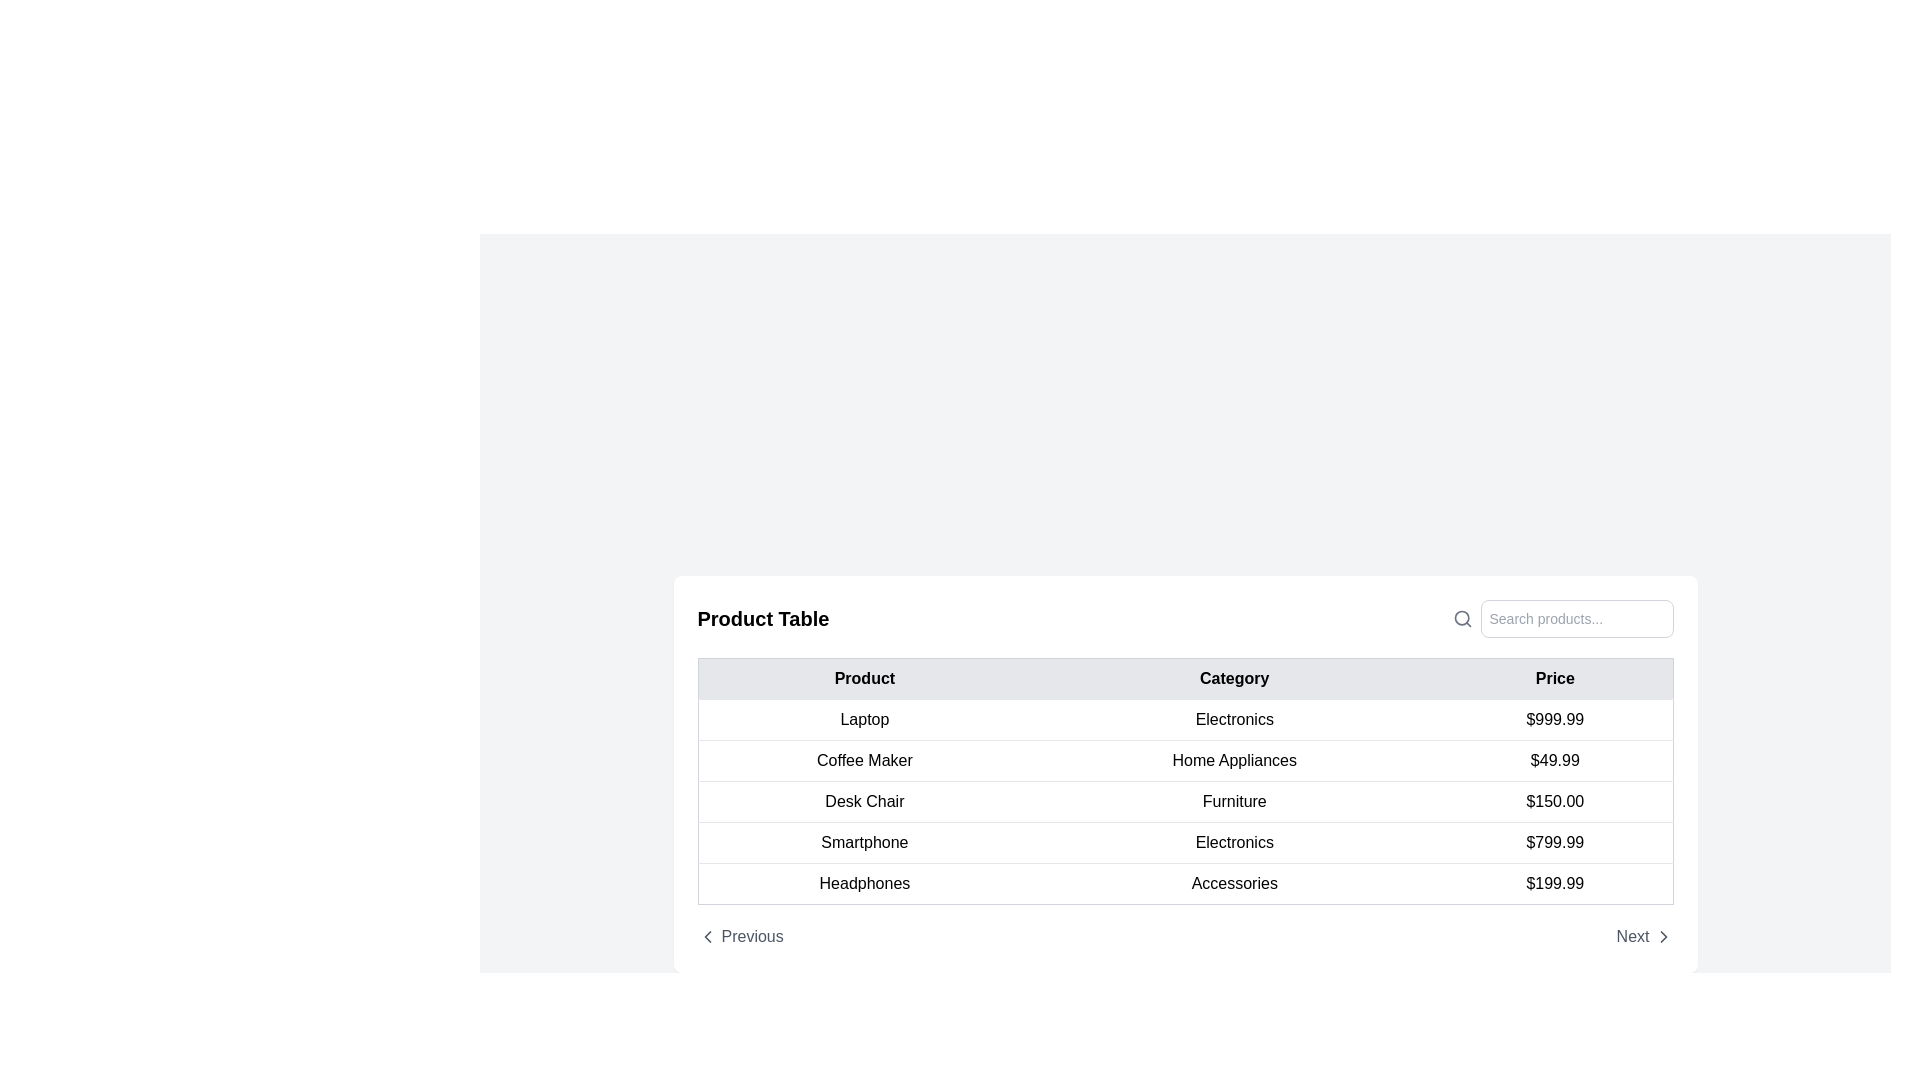 The height and width of the screenshot is (1080, 1920). I want to click on the last row, so click(1185, 882).